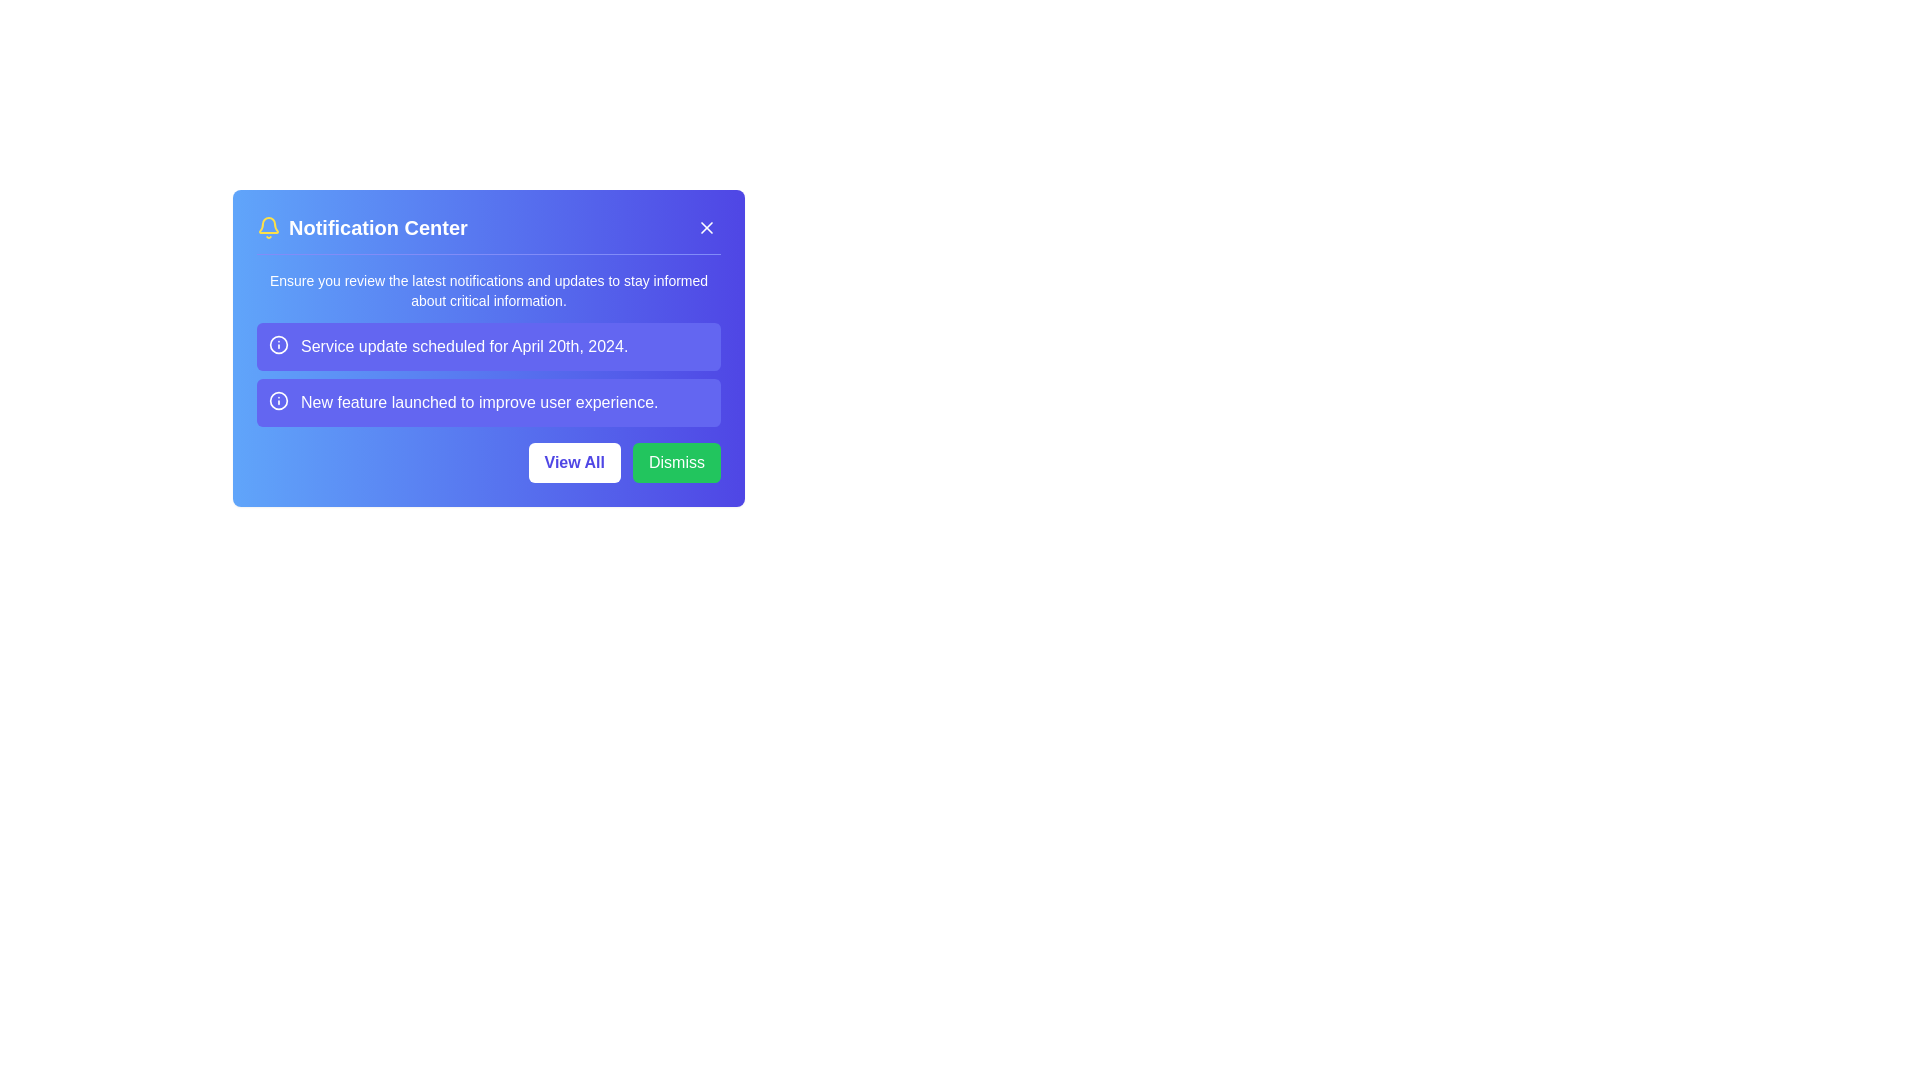 Image resolution: width=1920 pixels, height=1080 pixels. What do you see at coordinates (277, 401) in the screenshot?
I see `the circular-shaped icon with a centered 'i' symbol, styled in white on a blue background, located in the Notification Center to the left of the text 'New feature launched to improve user experience.'` at bounding box center [277, 401].